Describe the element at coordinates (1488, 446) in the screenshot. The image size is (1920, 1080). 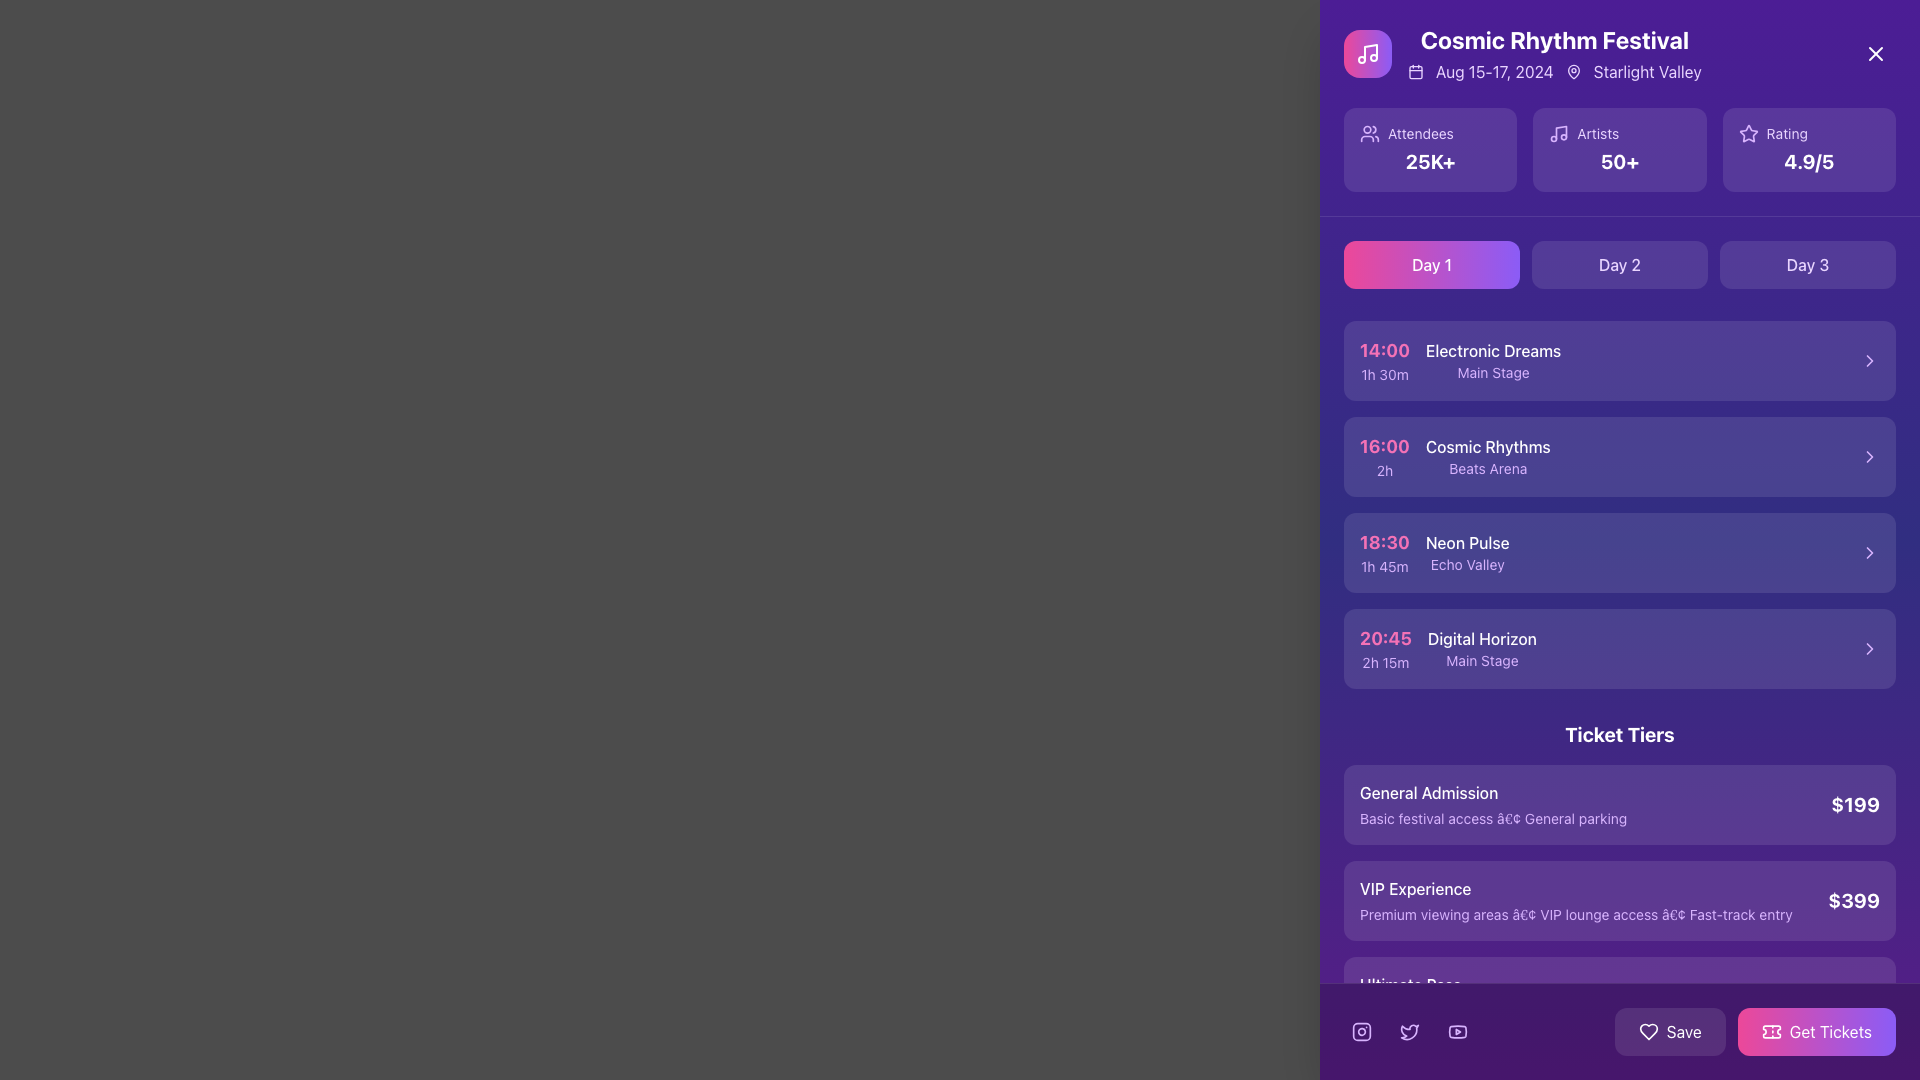
I see `the static text label that displays 'Cosmic Rhythms,' which is styled in white and bold font and is located above 'Beats Arena' in the event list on a purple background` at that location.